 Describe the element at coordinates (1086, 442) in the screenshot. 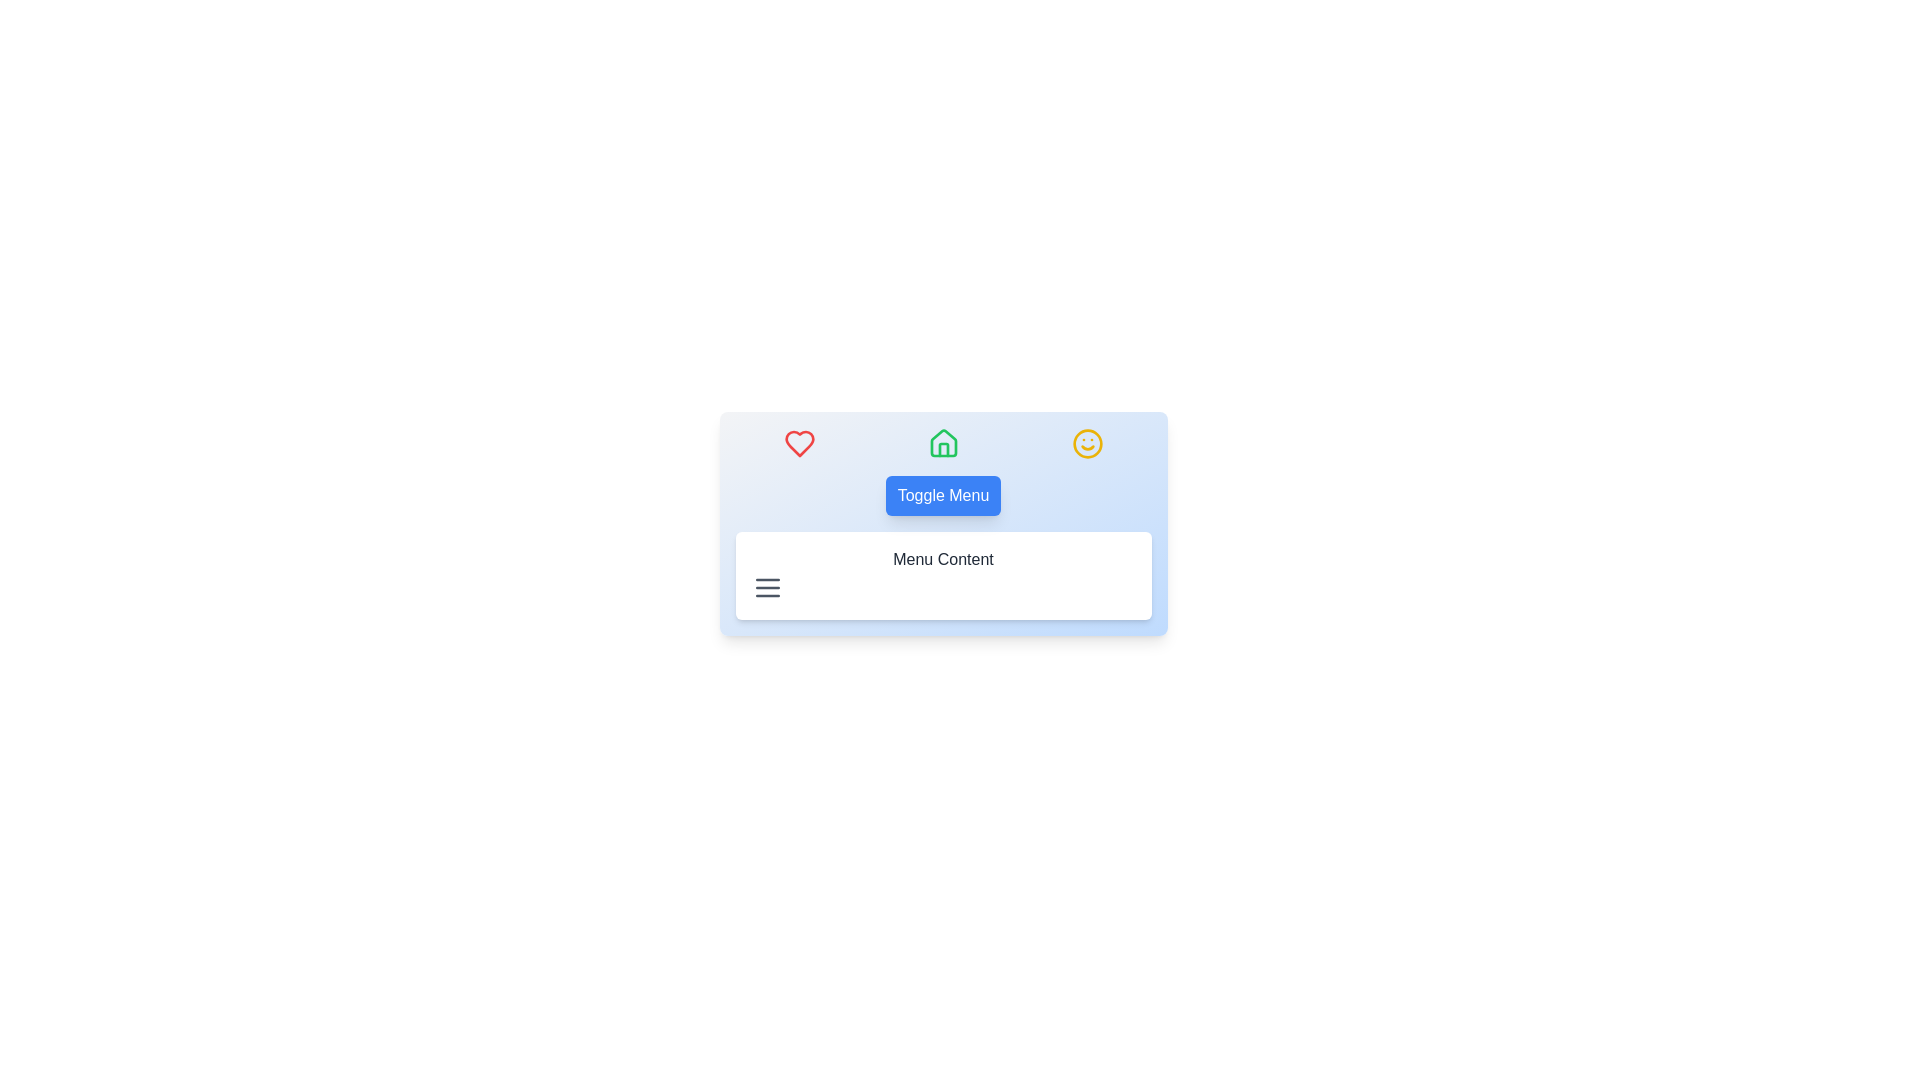

I see `the decorative circle element with a yellow border located to the right of the blue 'Toggle Menu' button` at that location.